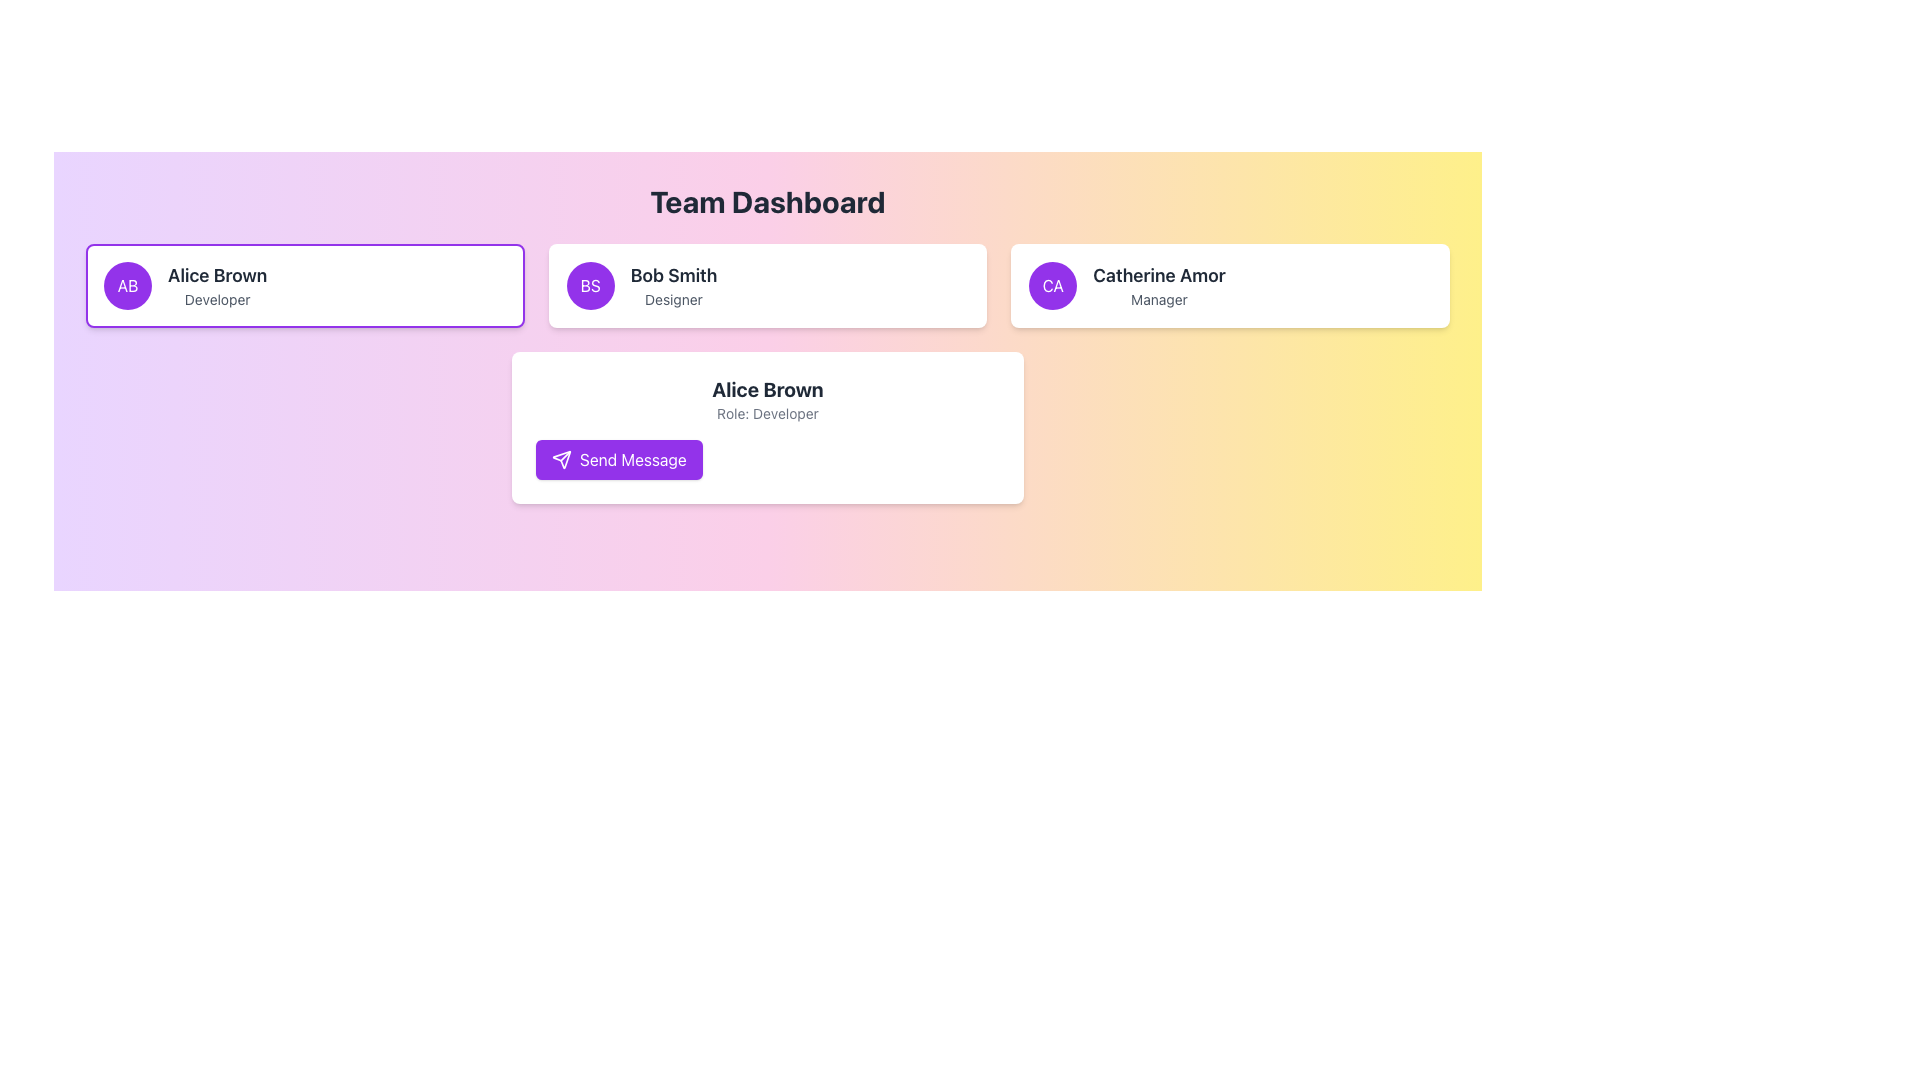 This screenshot has height=1080, width=1920. I want to click on text information inside the user profile card for Alice Brown, which includes her name and role, located in the third card of the second row under 'Team Dashboard', so click(767, 427).